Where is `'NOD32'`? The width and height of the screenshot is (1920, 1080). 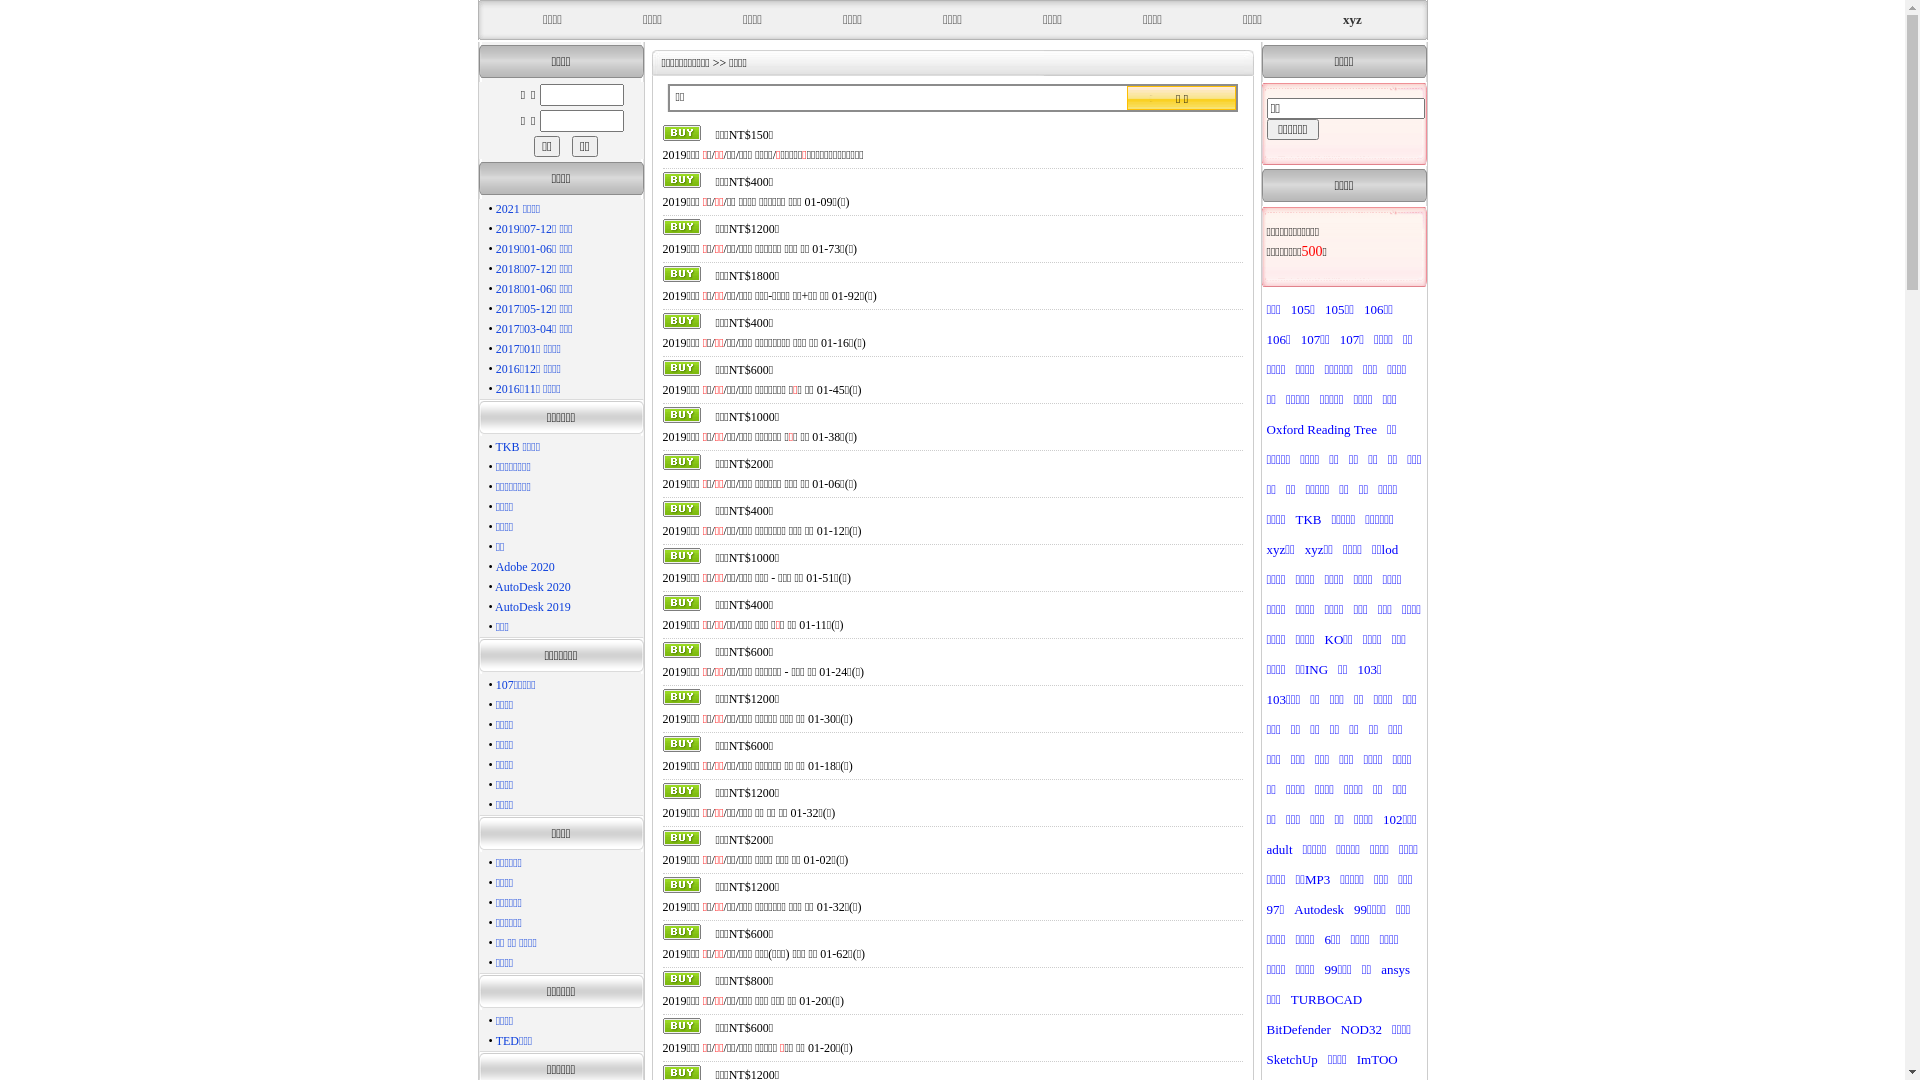
'NOD32' is located at coordinates (1360, 1029).